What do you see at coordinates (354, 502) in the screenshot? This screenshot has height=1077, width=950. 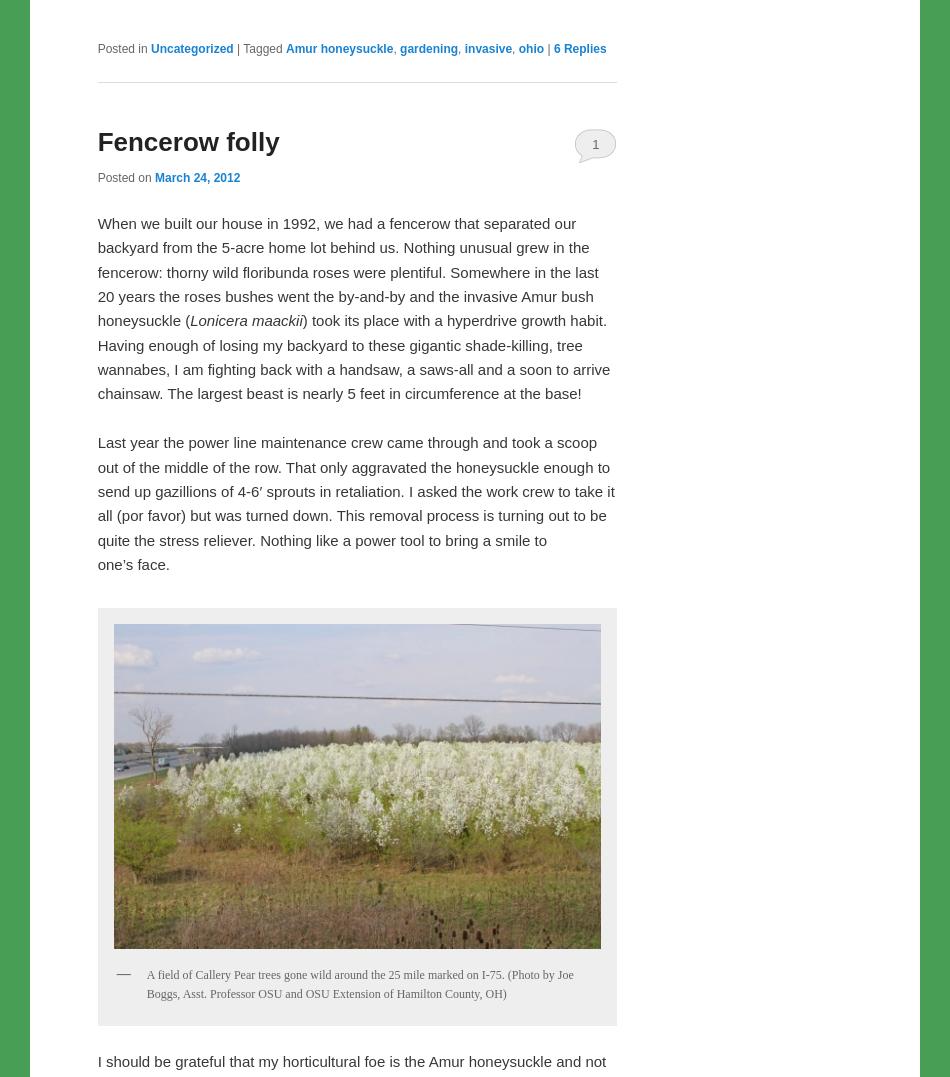 I see `'Last year the power line maintenance crew came through and took a scoop out of the middle of the row. That only aggravated the honeysuckle enough to send up gazillions of 4-6′ sprouts in retaliation. I asked the work crew to take it all (por favor) but was turned down. This removal process is turning out to be quite the stress reliever. Nothing like a power tool to bring a smile to one’s face.'` at bounding box center [354, 502].